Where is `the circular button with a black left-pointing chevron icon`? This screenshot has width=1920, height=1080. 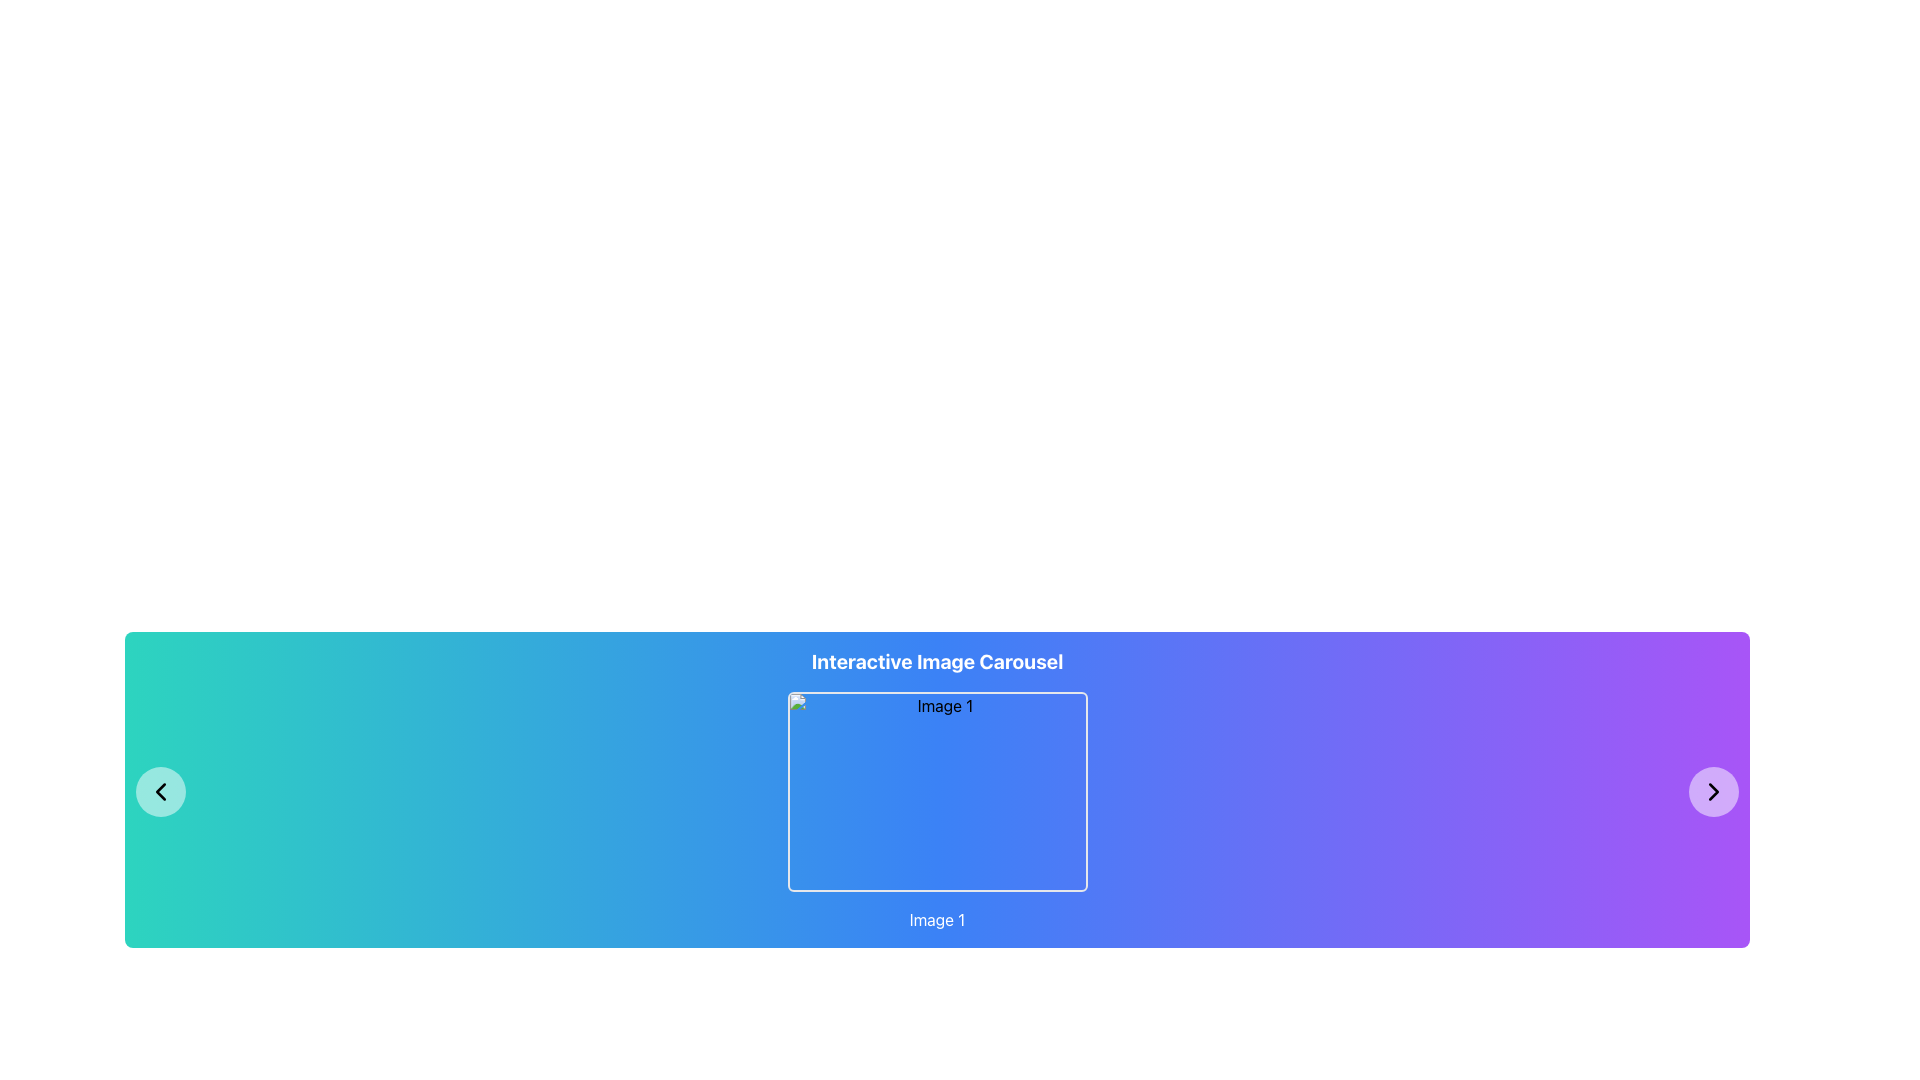 the circular button with a black left-pointing chevron icon is located at coordinates (161, 790).